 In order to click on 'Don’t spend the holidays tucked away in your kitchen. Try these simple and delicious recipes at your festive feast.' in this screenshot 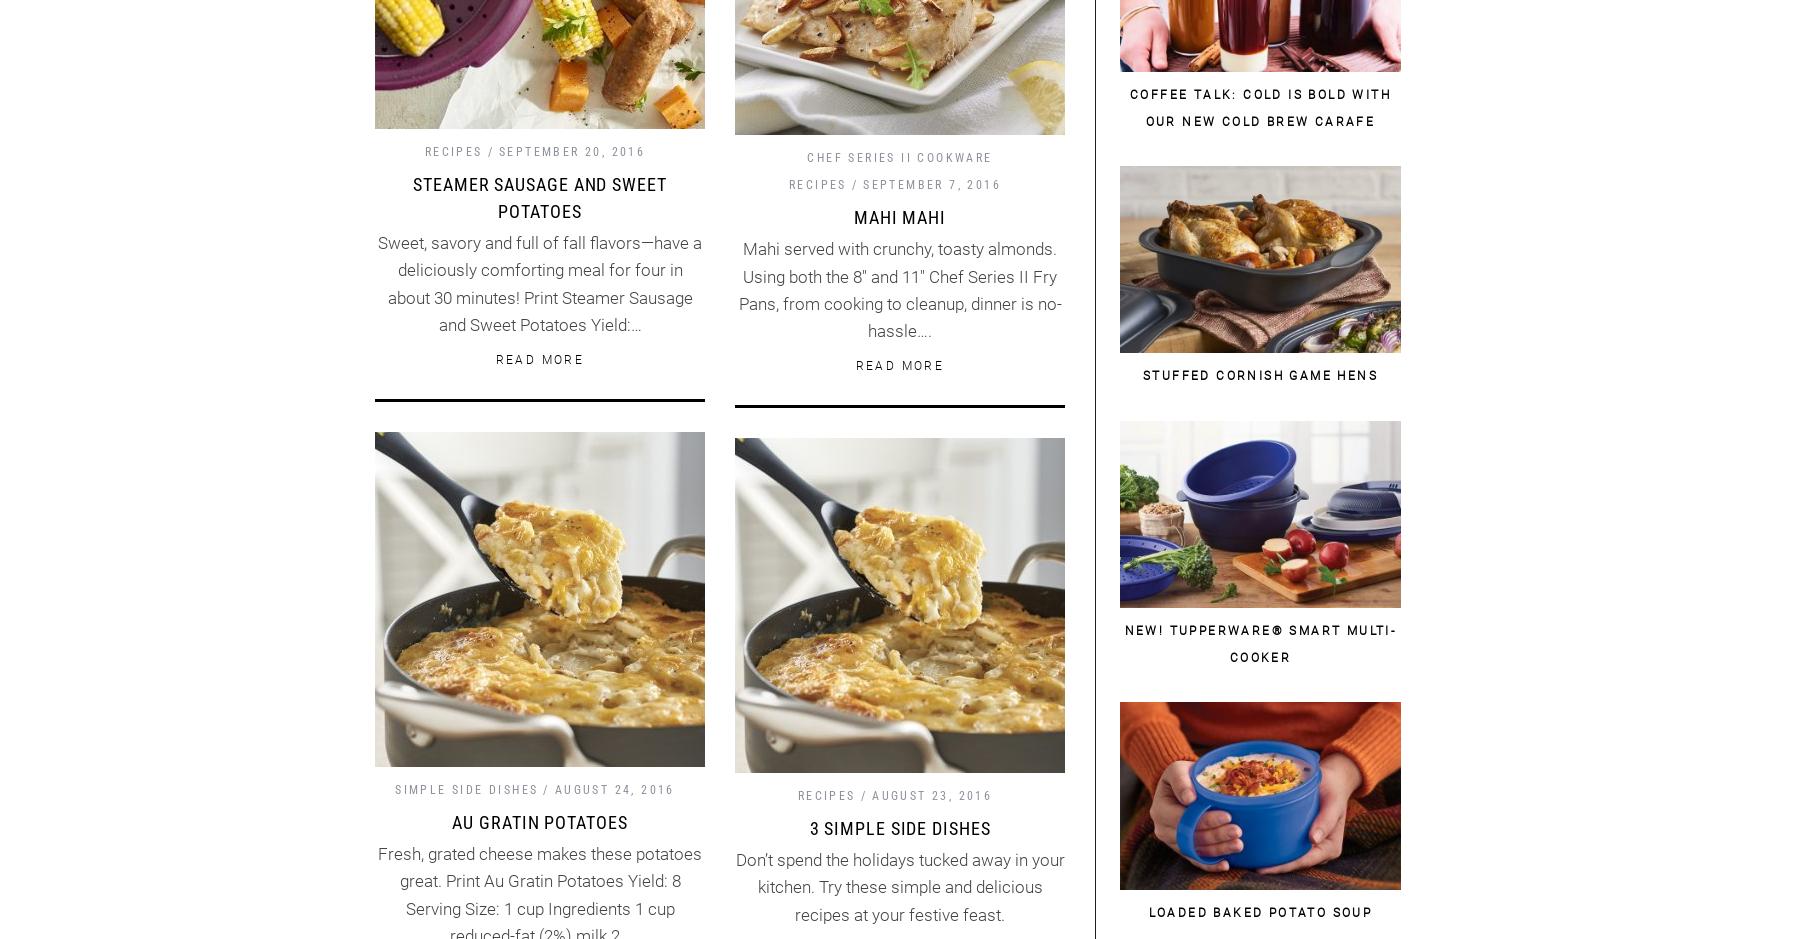, I will do `click(899, 886)`.